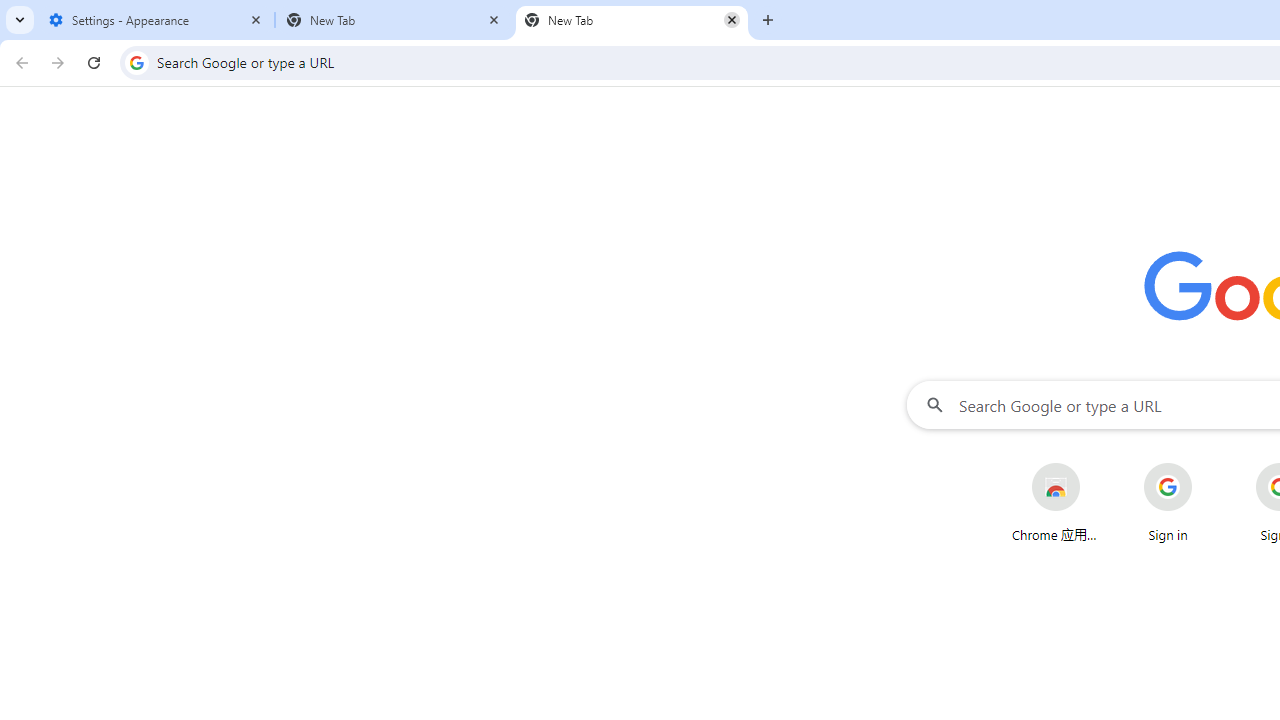  I want to click on 'More actions for Sign in shortcut', so click(1207, 464).